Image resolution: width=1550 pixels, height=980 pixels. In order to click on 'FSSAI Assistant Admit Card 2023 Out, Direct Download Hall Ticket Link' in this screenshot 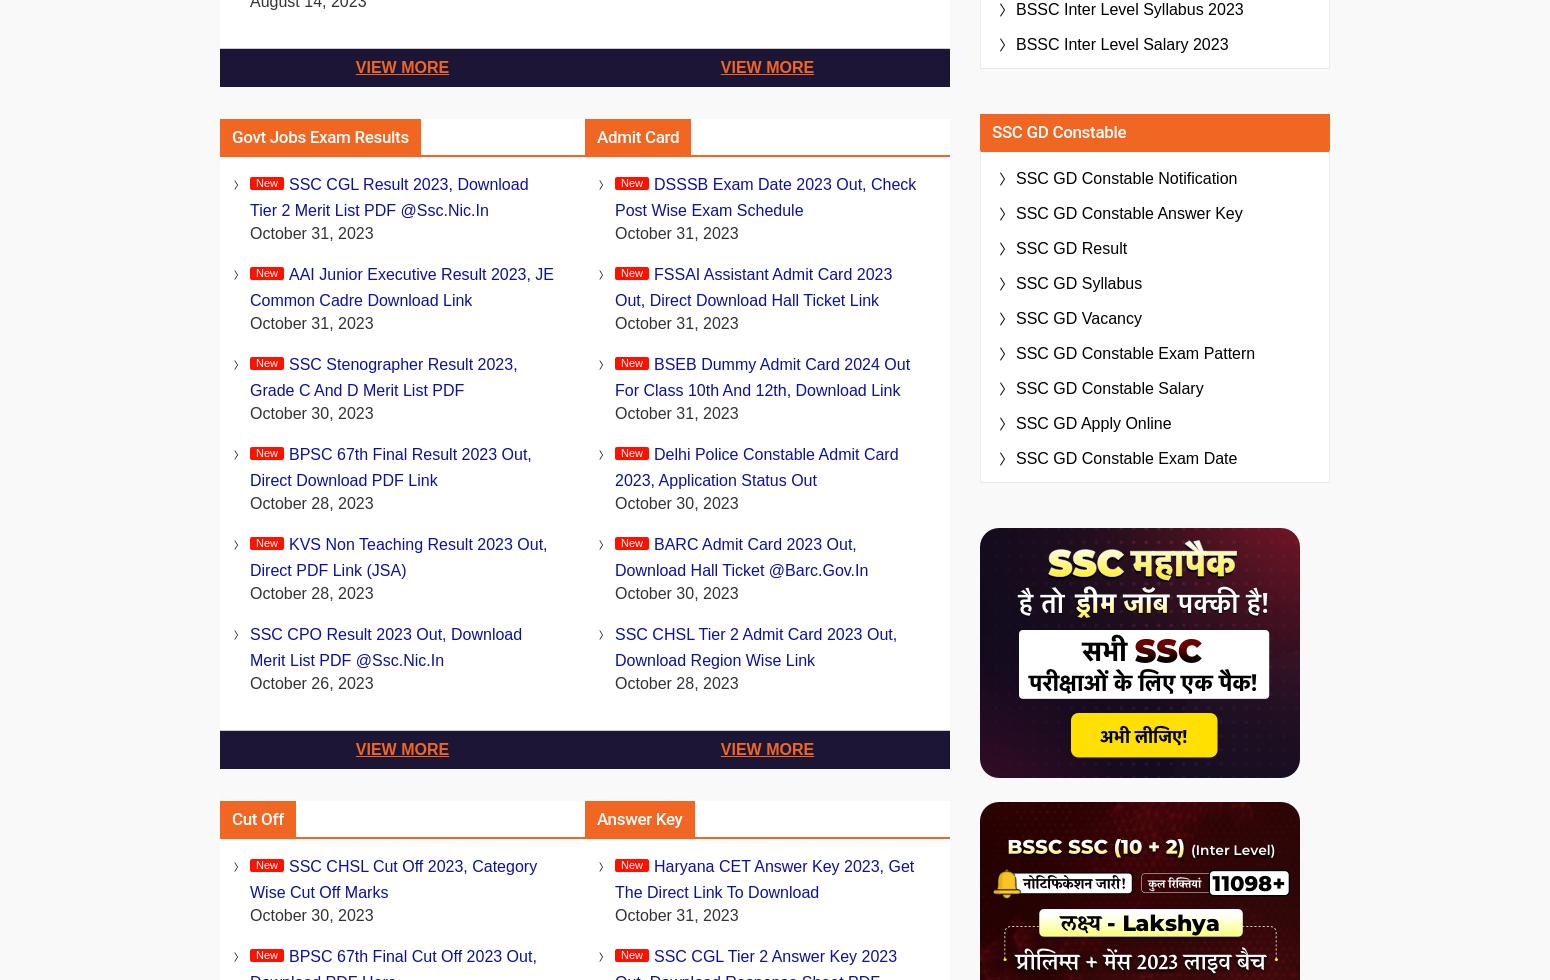, I will do `click(753, 287)`.